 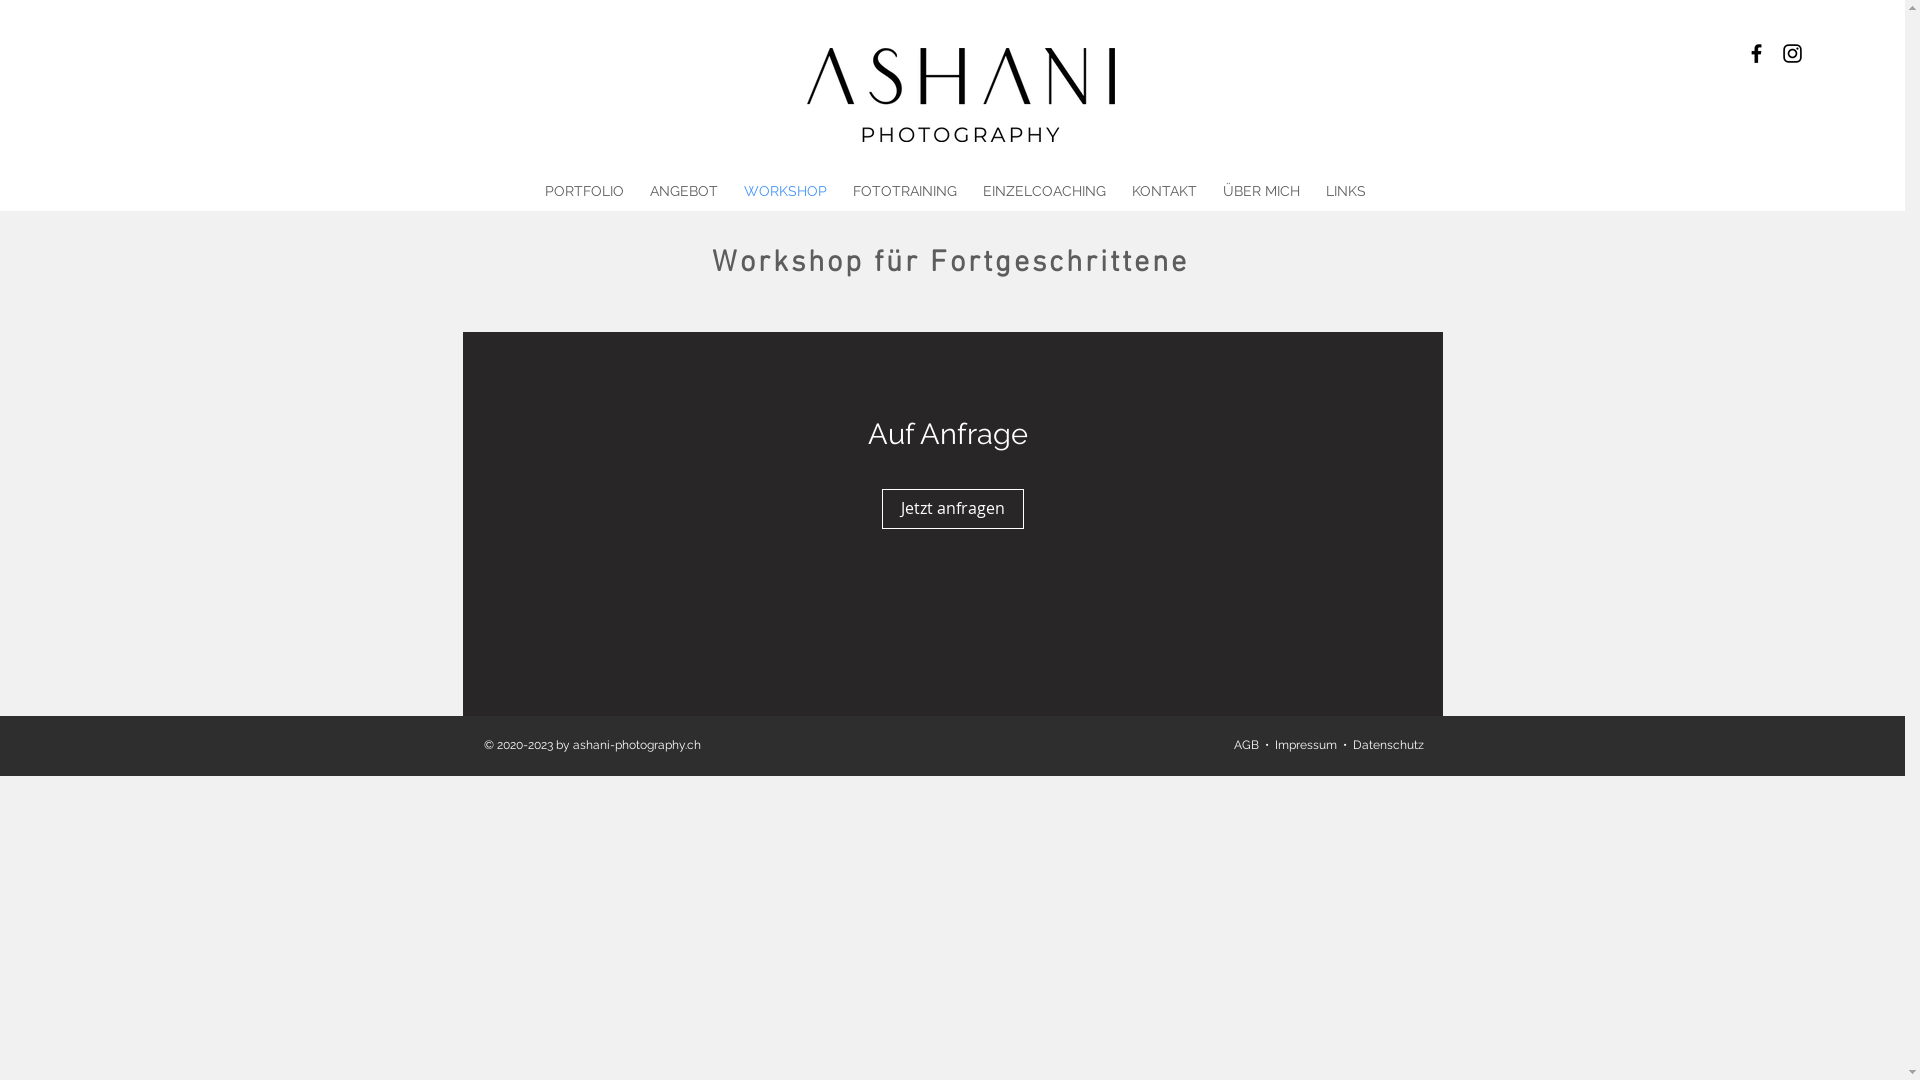 I want to click on 'AGB', so click(x=1232, y=744).